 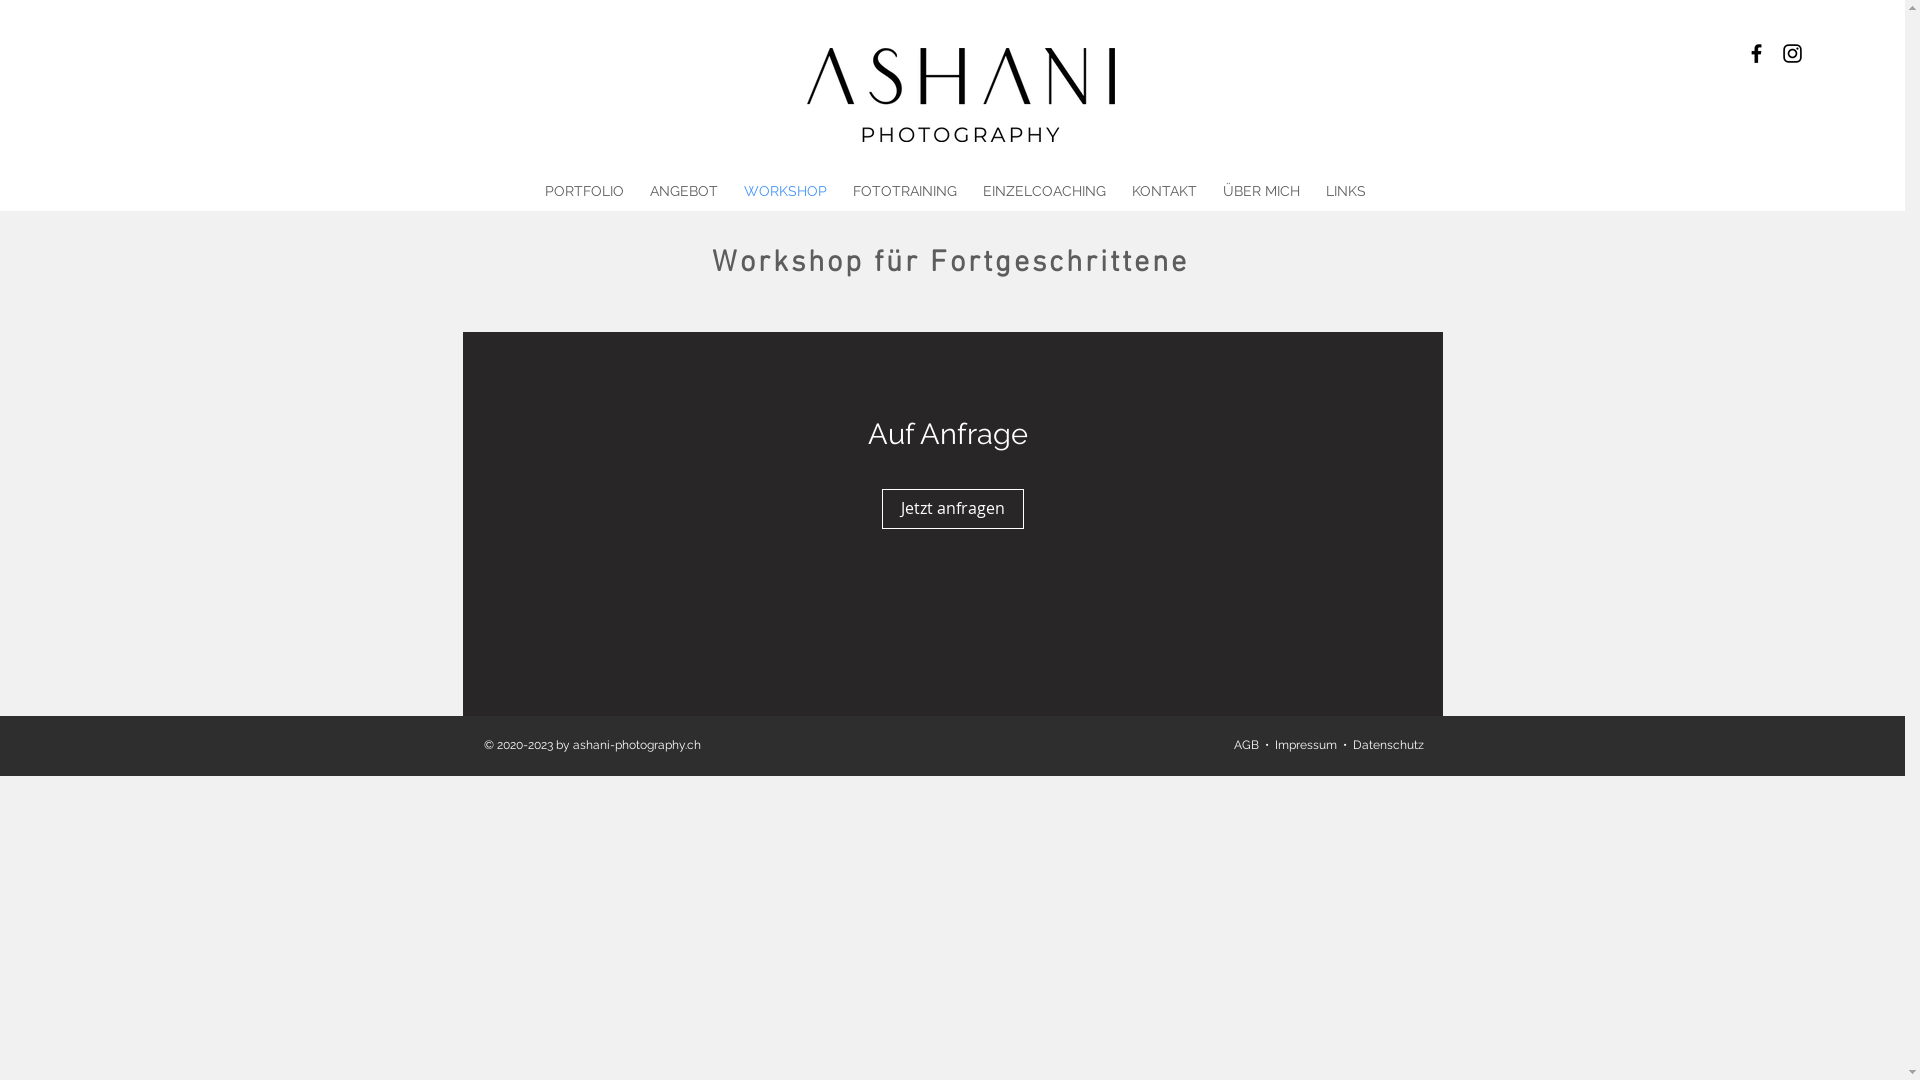 I want to click on 'AGB', so click(x=1232, y=744).